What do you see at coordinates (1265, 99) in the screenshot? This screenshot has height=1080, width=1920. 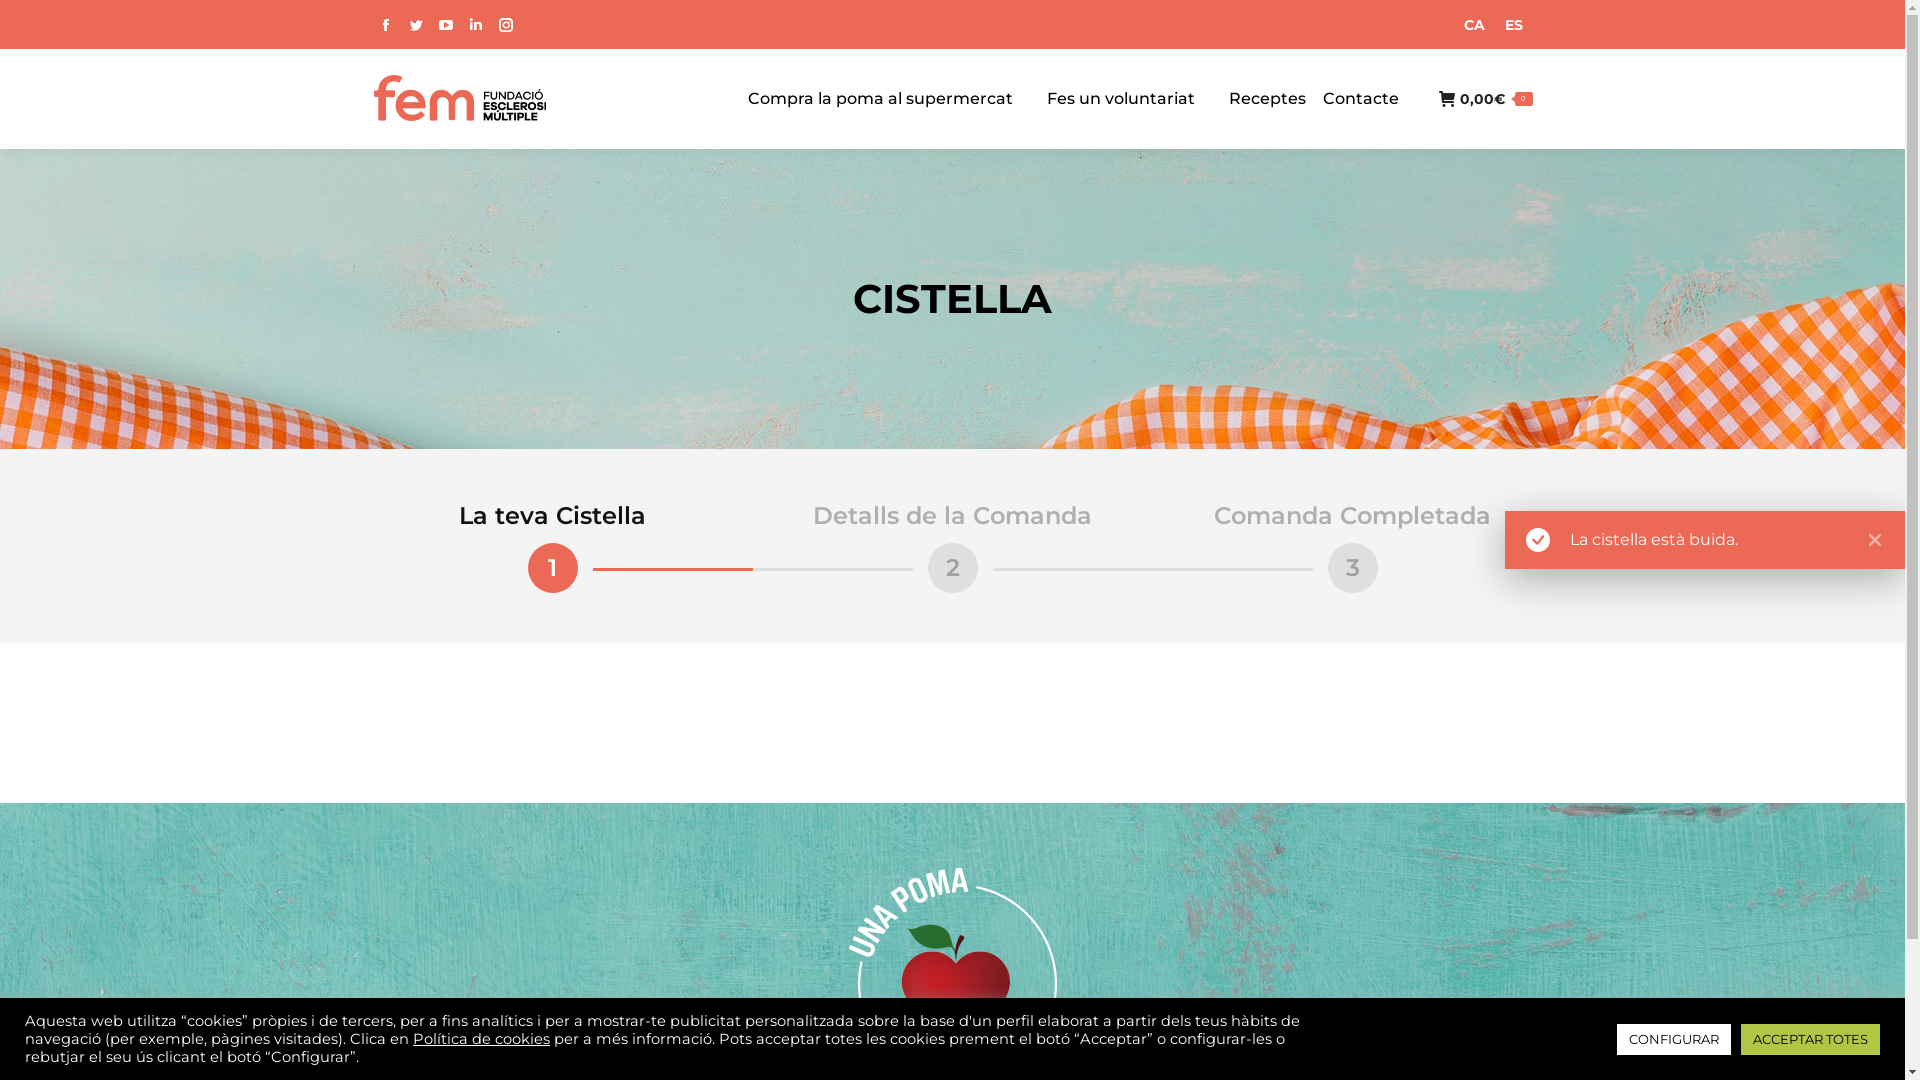 I see `'Receptes'` at bounding box center [1265, 99].